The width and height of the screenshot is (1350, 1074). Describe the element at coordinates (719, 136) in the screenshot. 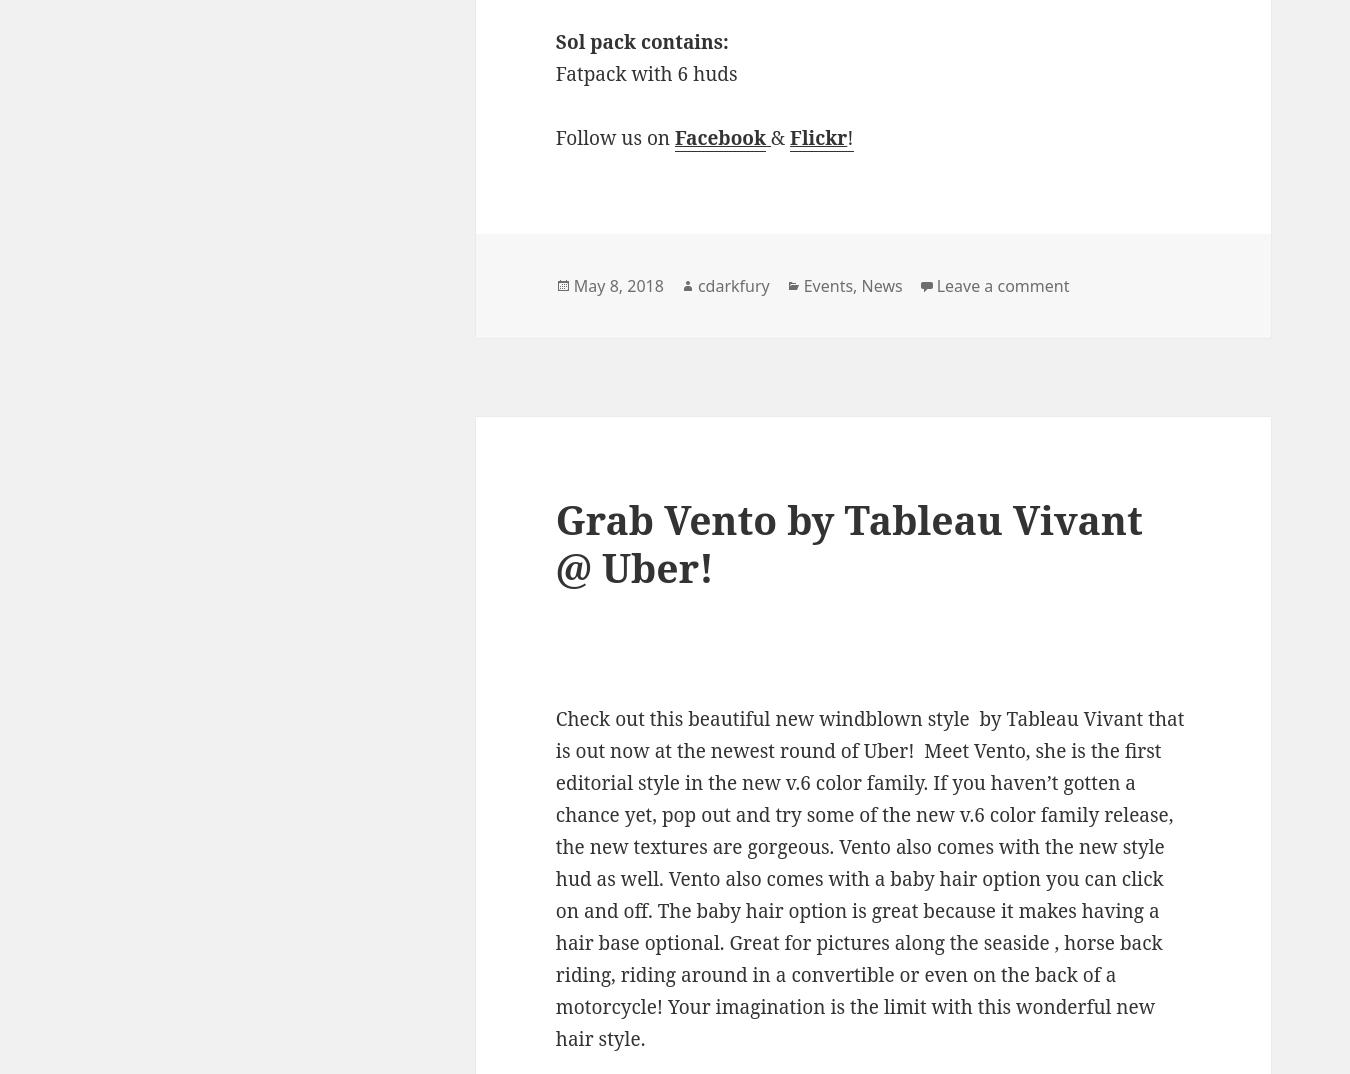

I see `'Facebook'` at that location.